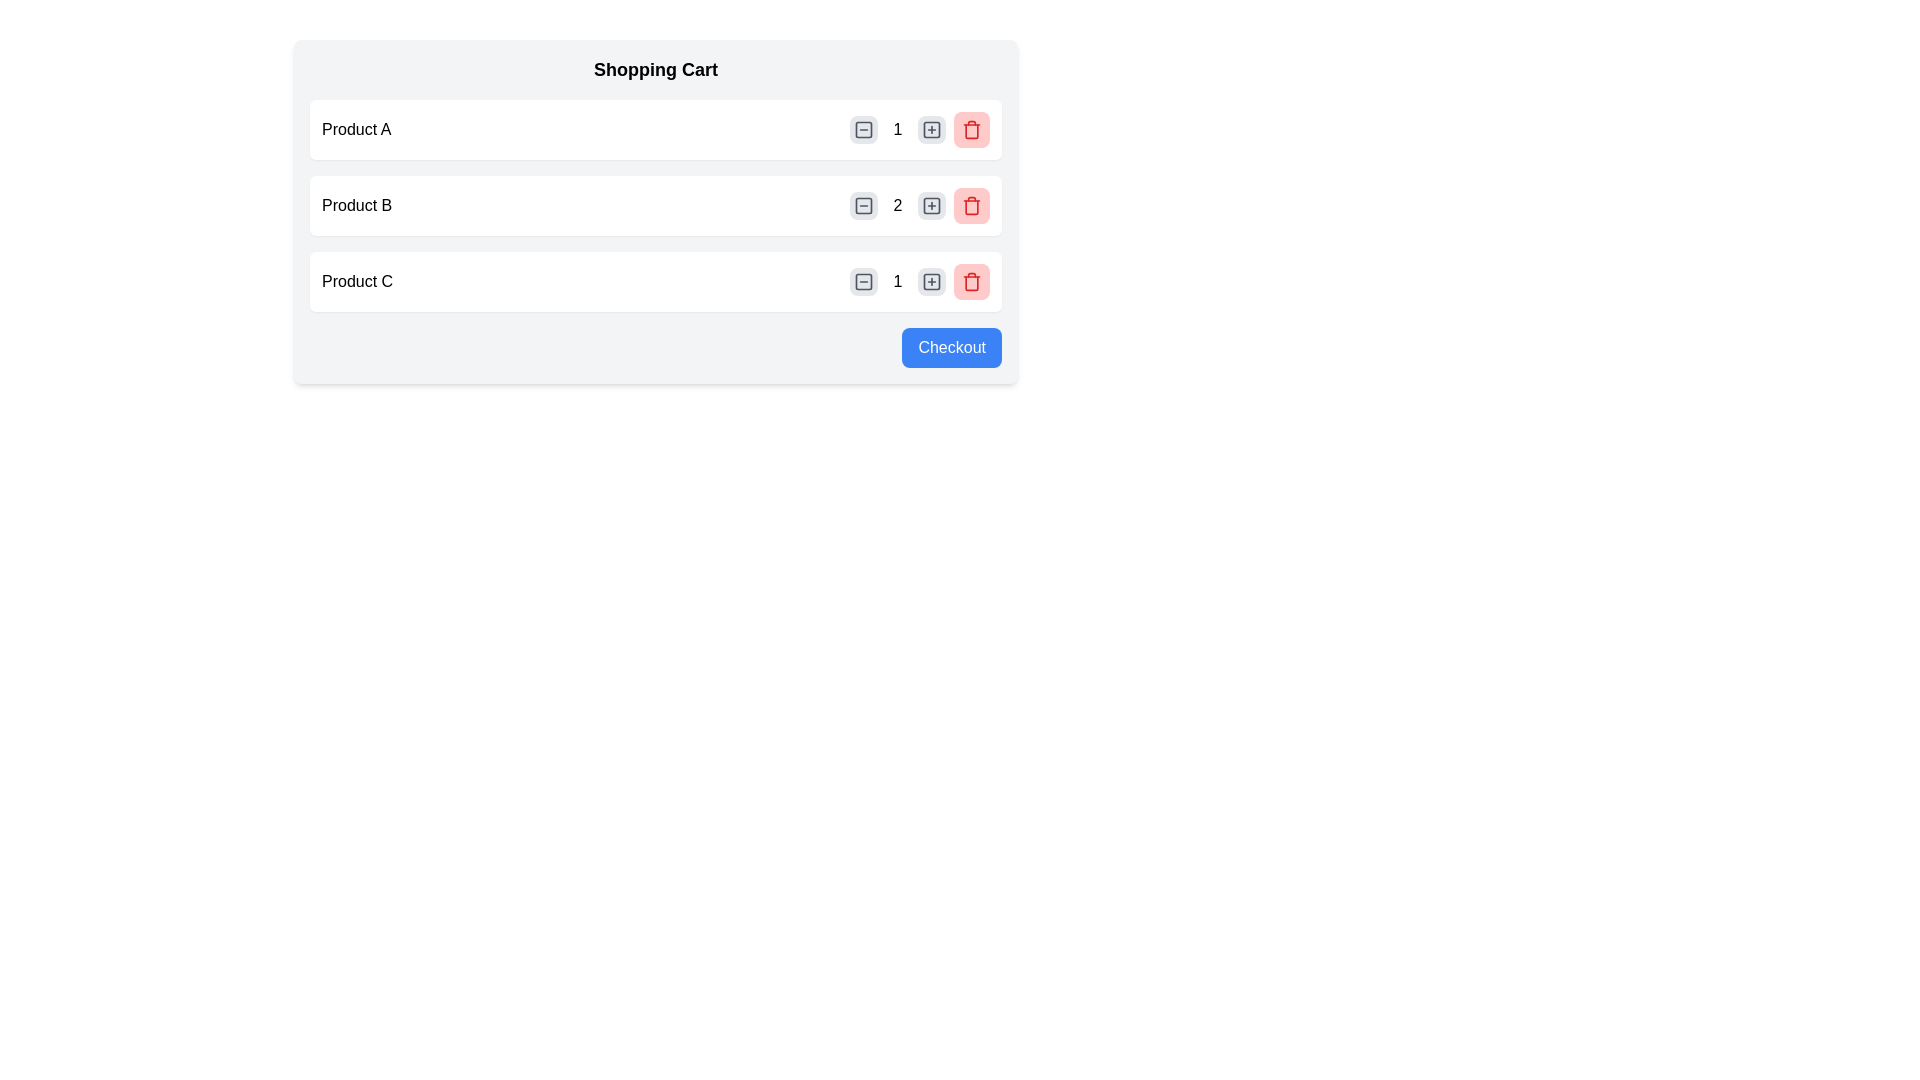  What do you see at coordinates (971, 130) in the screenshot?
I see `the trash can icon button in the 'Product A' row of the shopping cart interface` at bounding box center [971, 130].